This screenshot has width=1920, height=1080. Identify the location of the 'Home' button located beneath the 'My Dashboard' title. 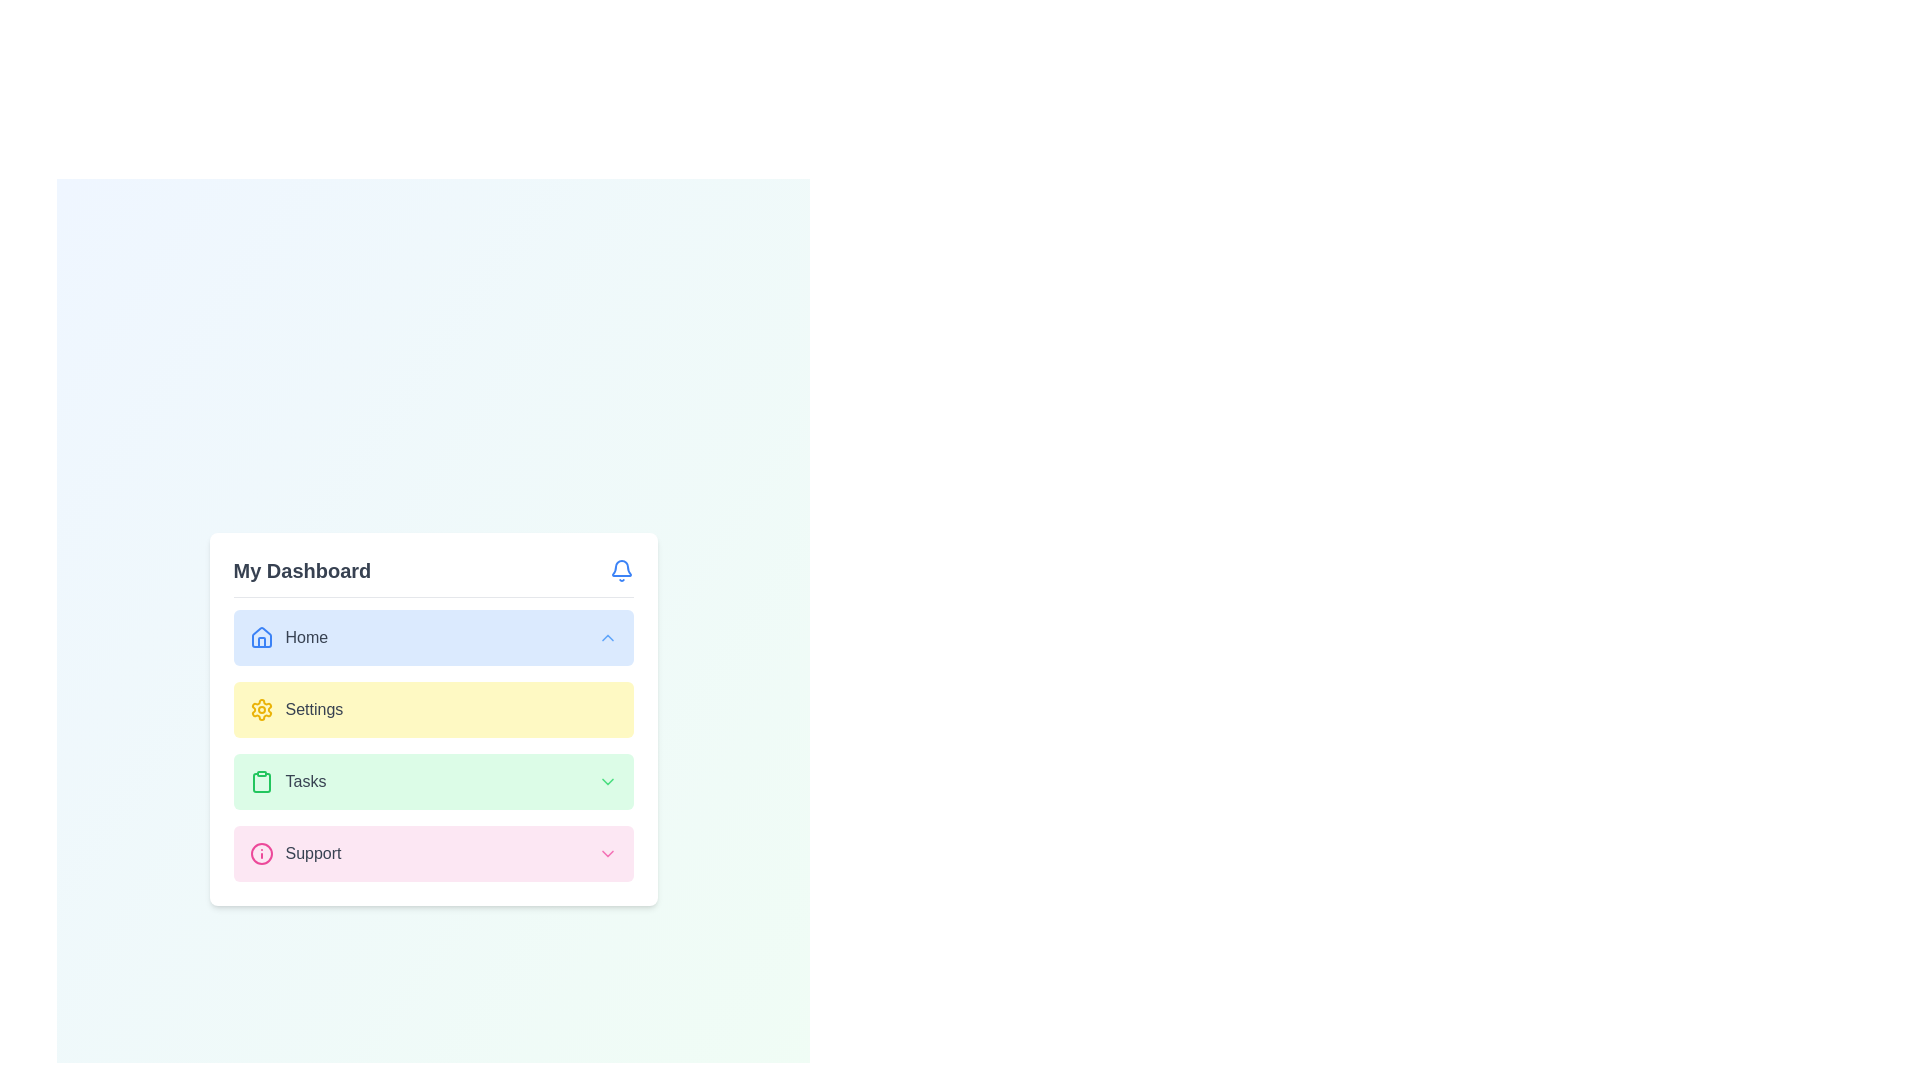
(432, 637).